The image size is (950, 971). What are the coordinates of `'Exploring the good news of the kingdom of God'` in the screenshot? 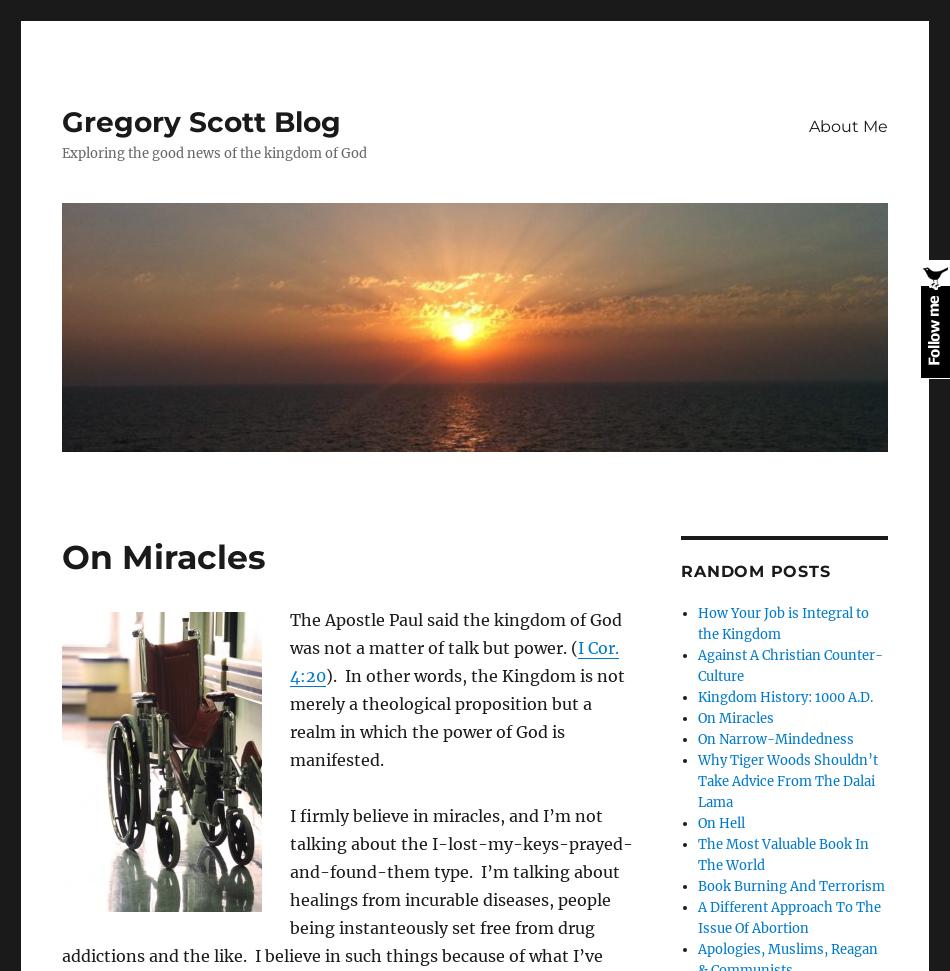 It's located at (62, 153).